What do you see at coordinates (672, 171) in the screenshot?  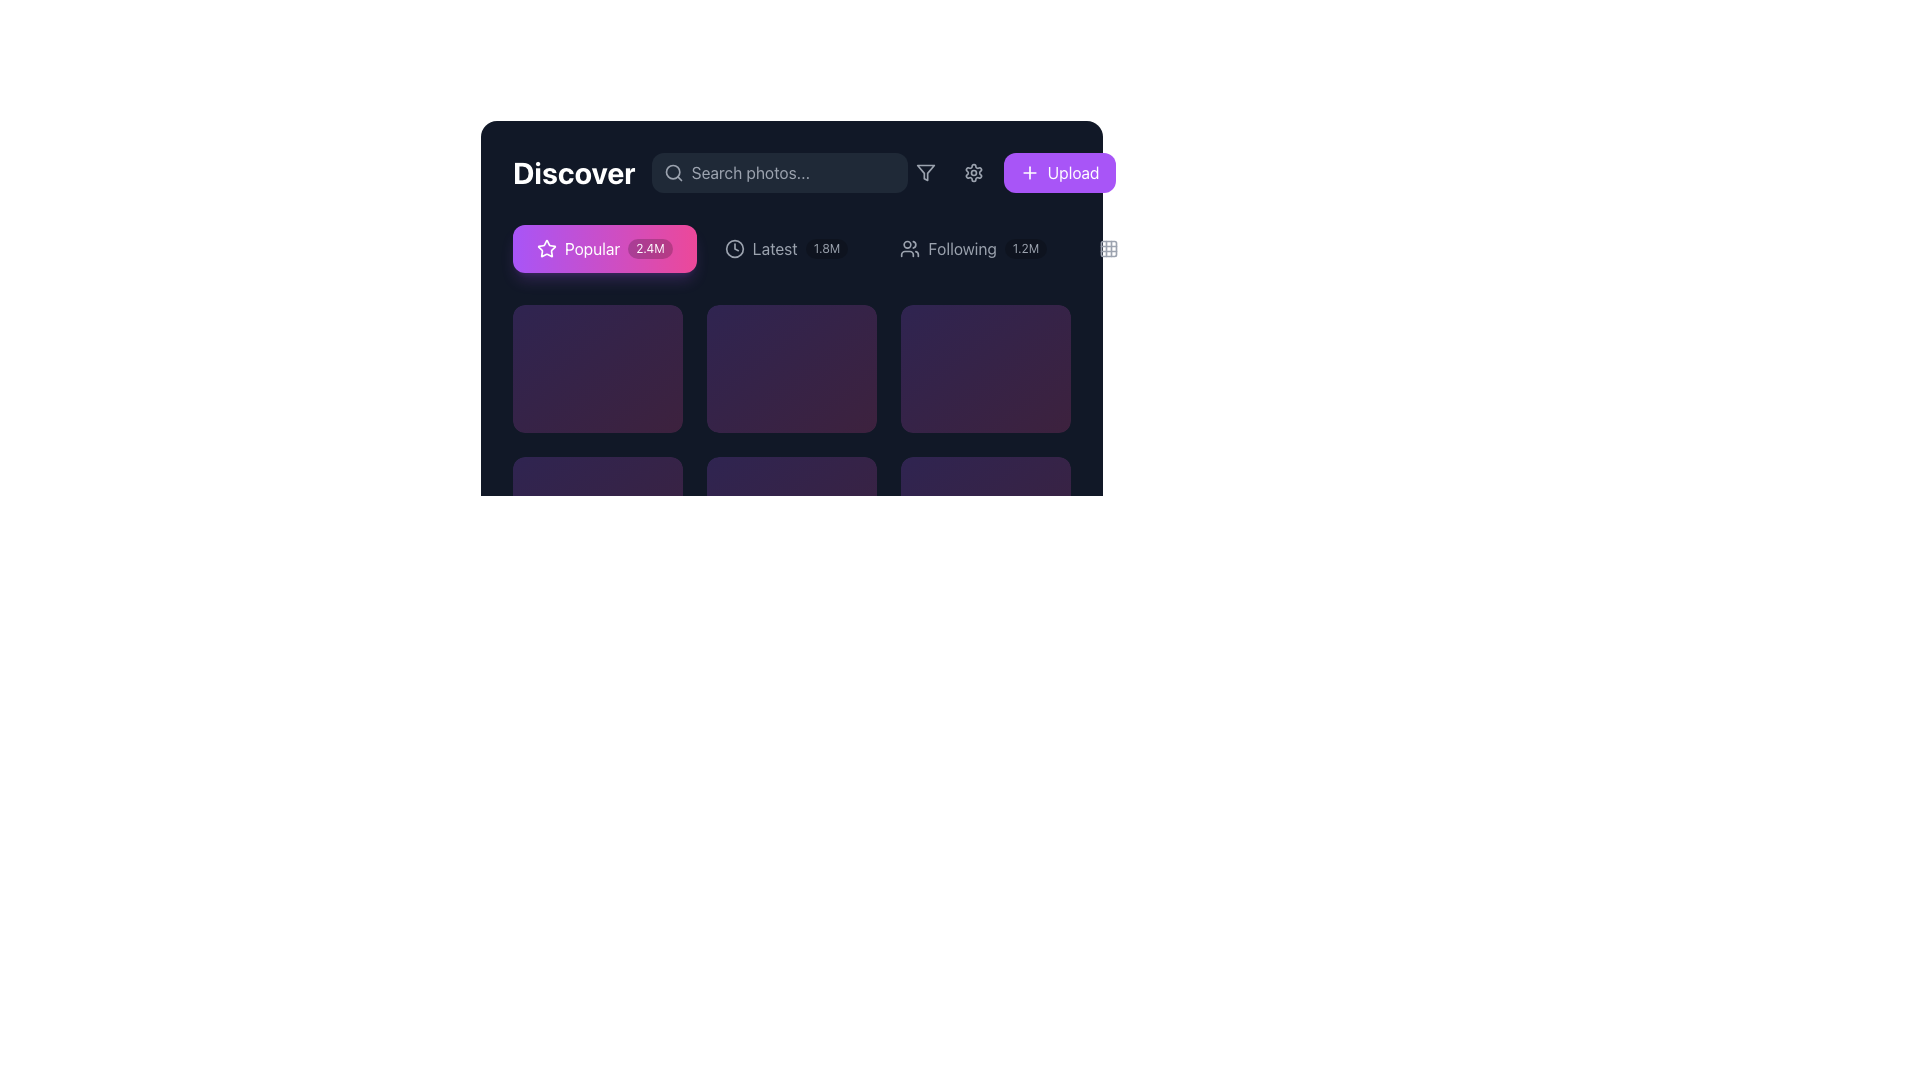 I see `the inner circular part of the search icon located to the left of the search input field in the top navigation bar` at bounding box center [672, 171].